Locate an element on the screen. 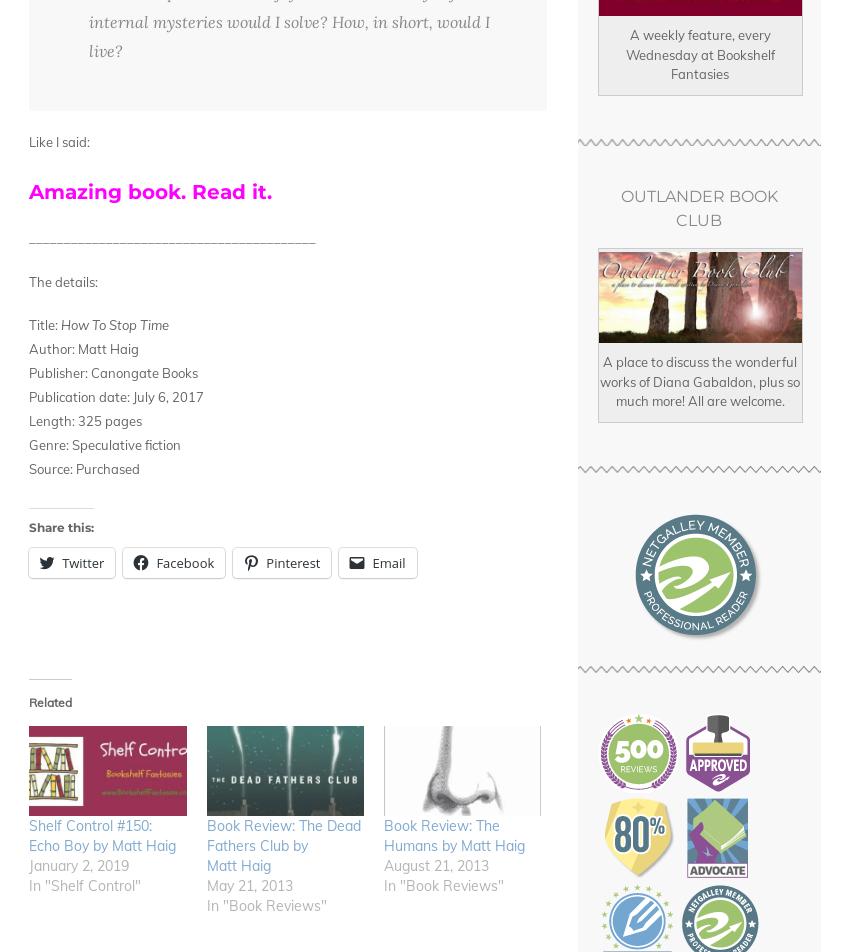 The image size is (850, 952). 'Author: Matt Haig' is located at coordinates (83, 349).